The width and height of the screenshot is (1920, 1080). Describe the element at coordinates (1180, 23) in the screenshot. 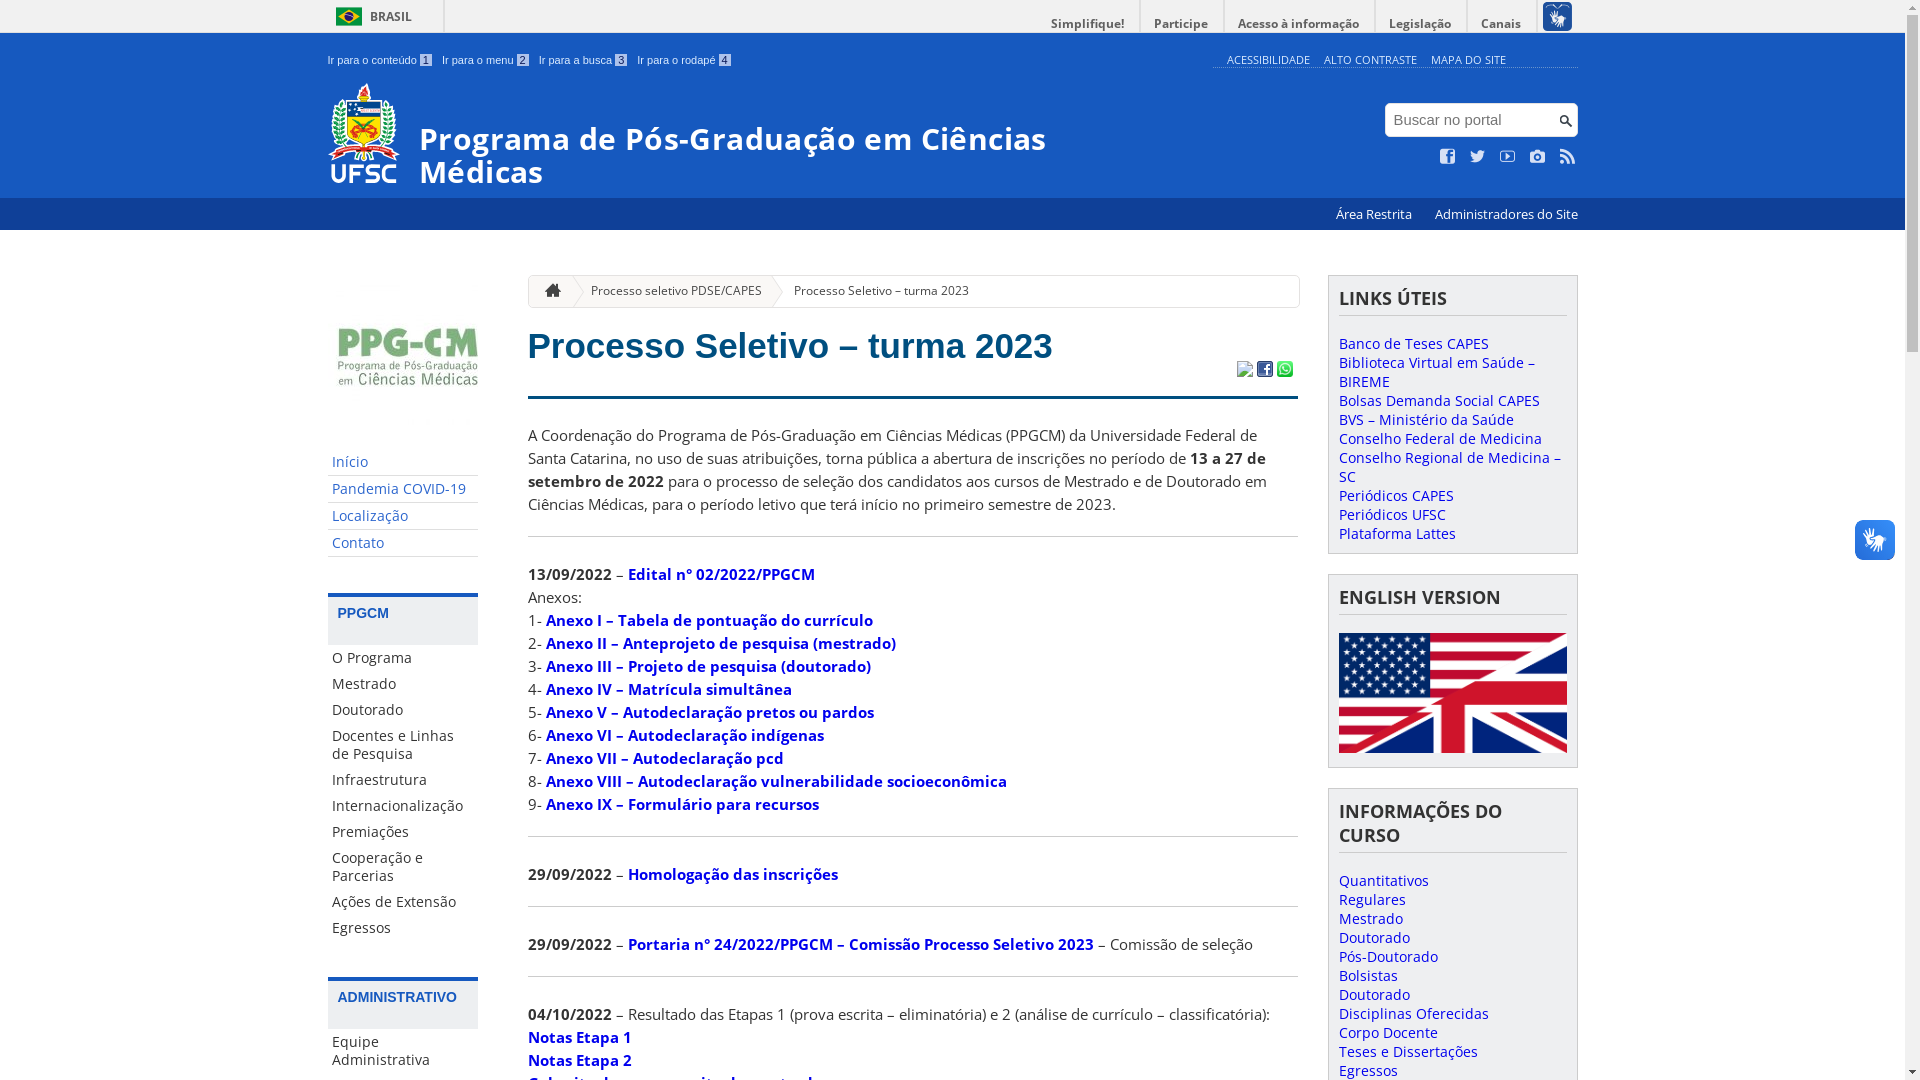

I see `'Participe'` at that location.